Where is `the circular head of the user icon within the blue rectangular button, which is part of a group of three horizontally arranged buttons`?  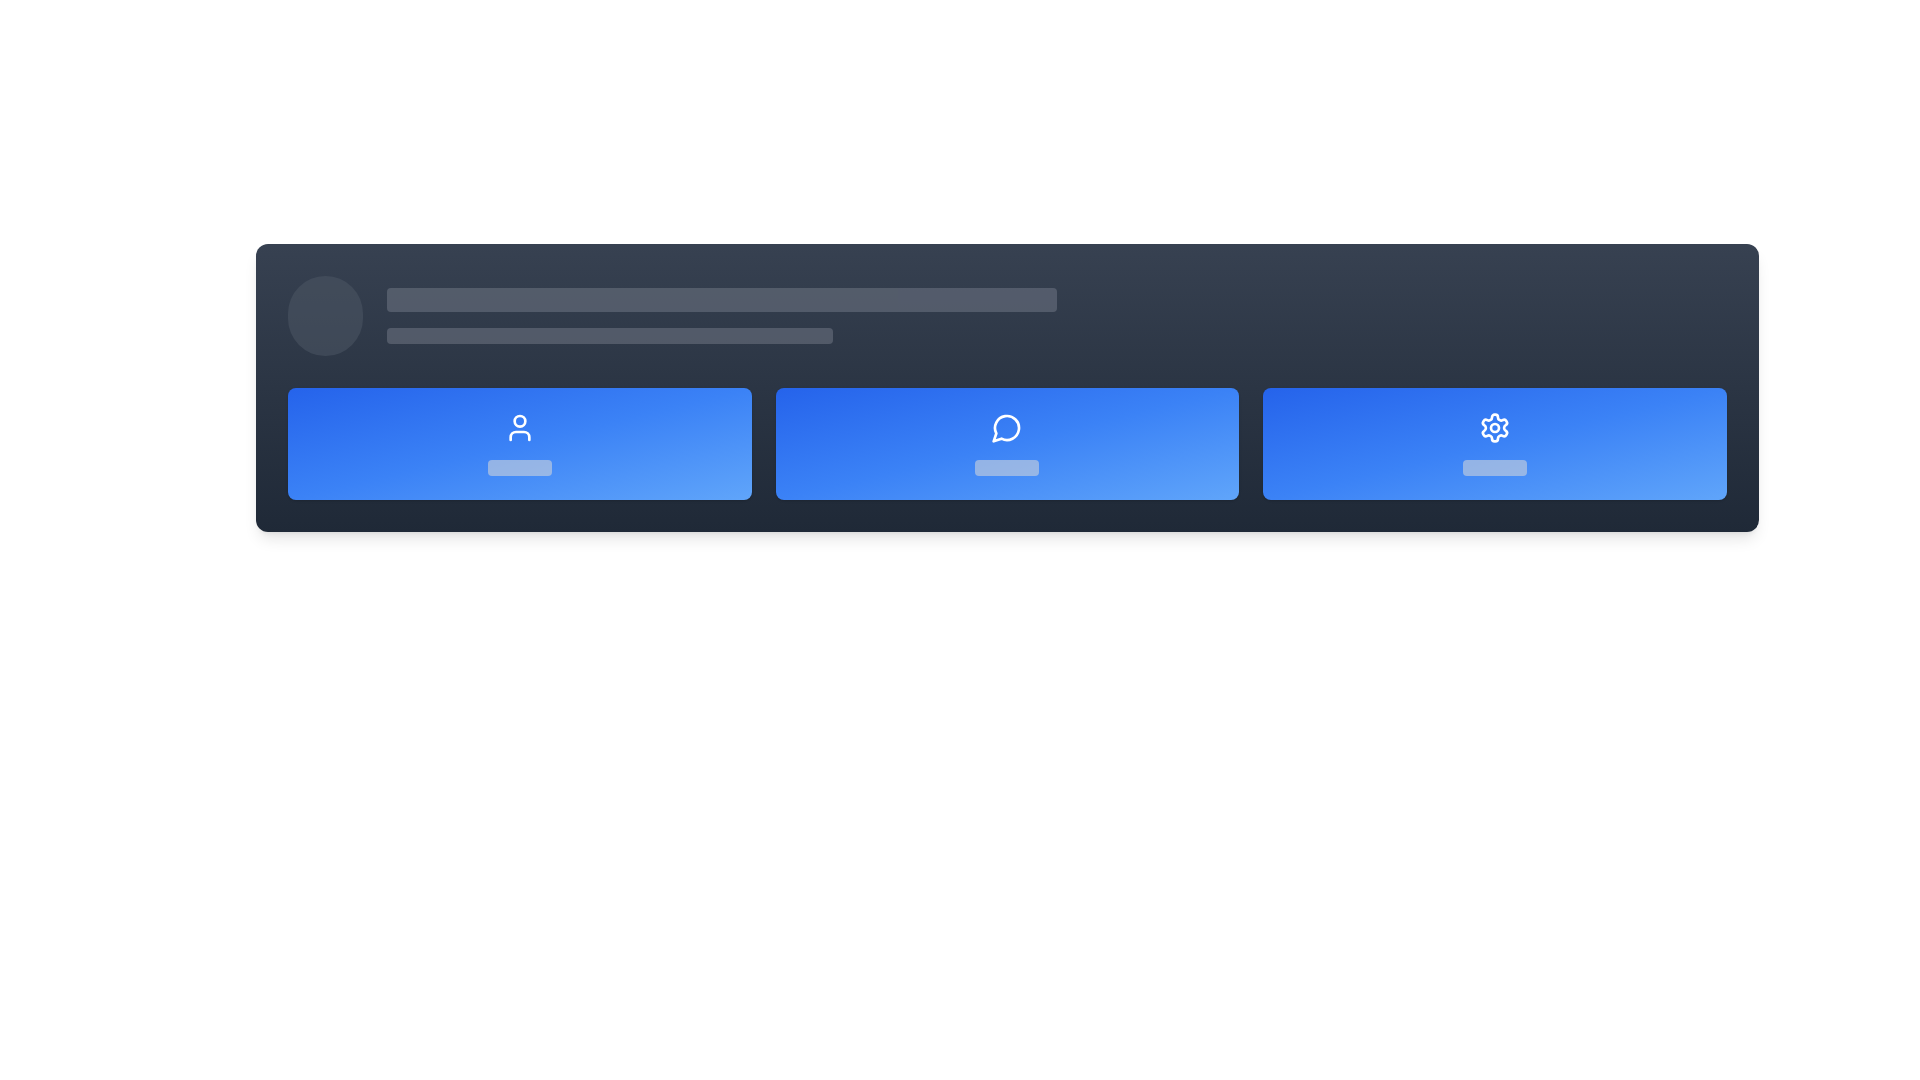
the circular head of the user icon within the blue rectangular button, which is part of a group of three horizontally arranged buttons is located at coordinates (519, 420).